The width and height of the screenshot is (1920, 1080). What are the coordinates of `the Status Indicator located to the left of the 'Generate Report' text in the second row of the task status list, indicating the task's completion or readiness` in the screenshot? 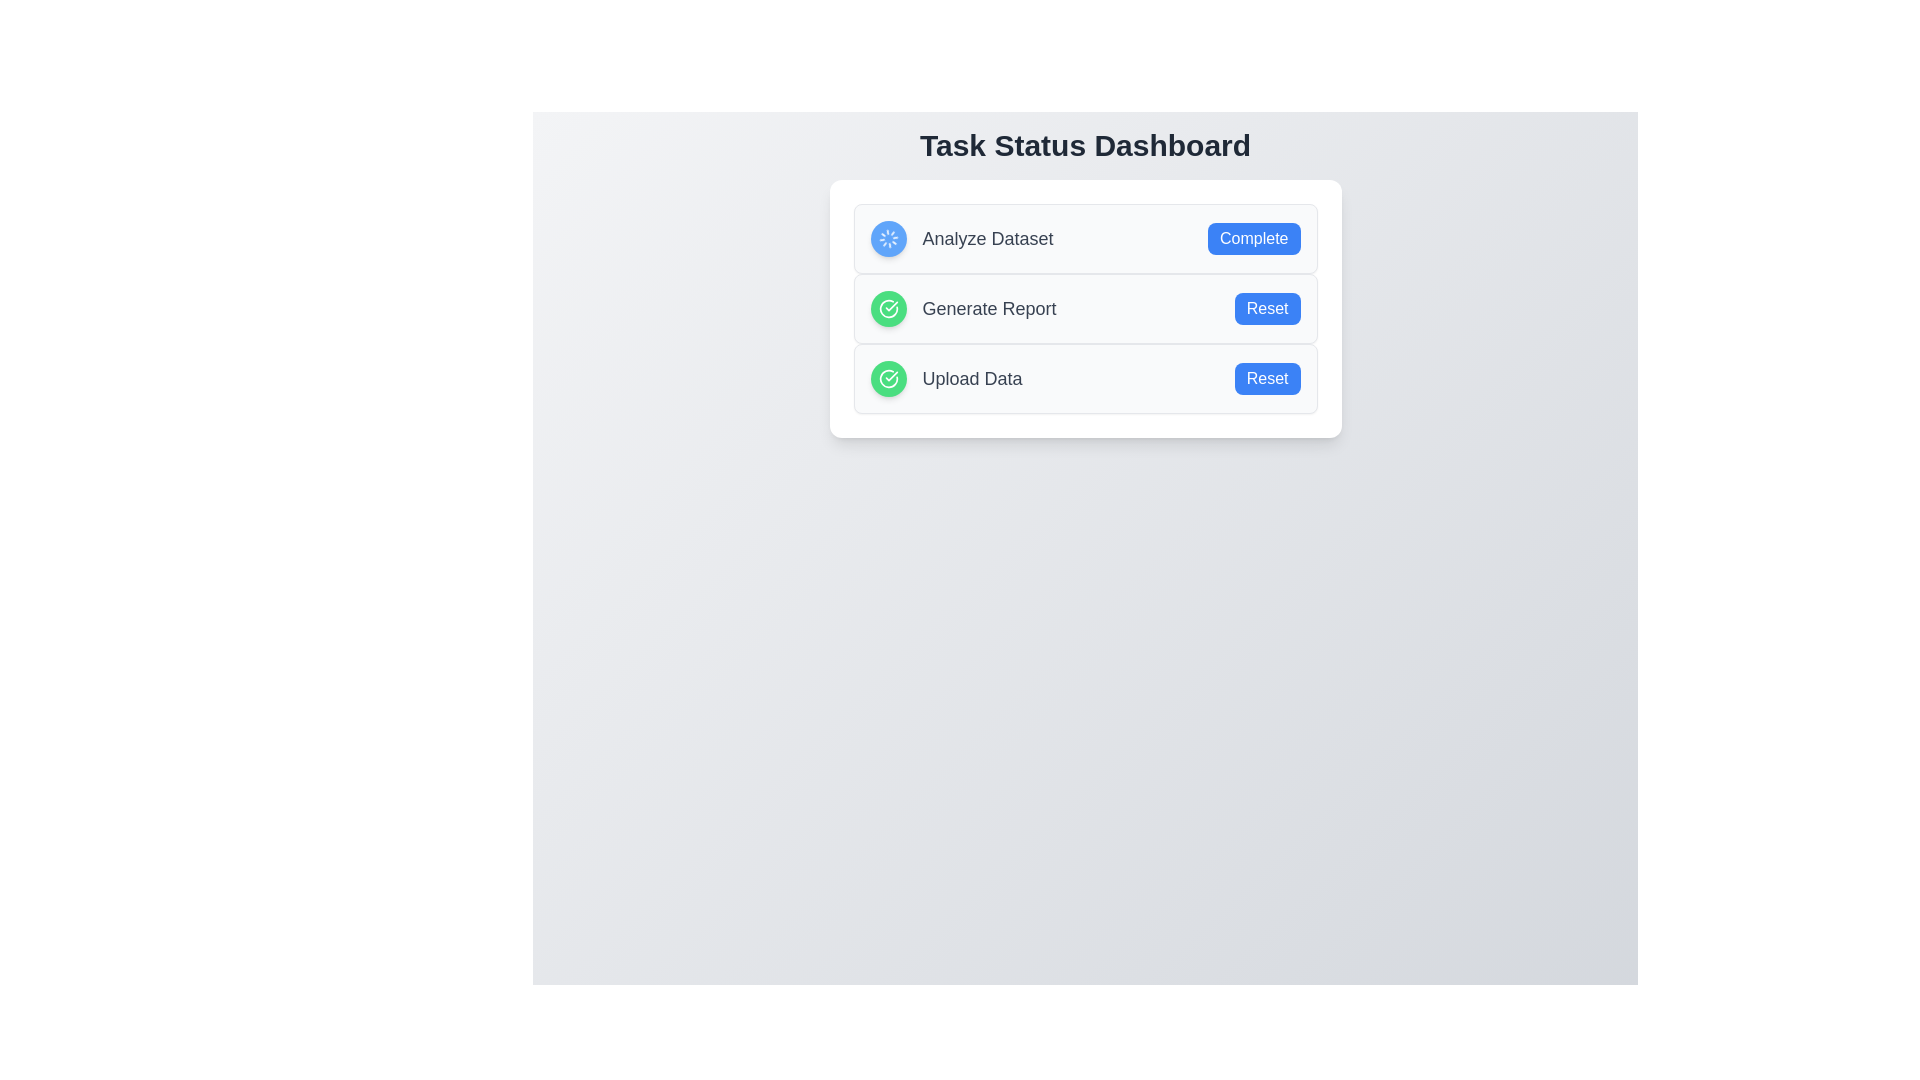 It's located at (887, 308).